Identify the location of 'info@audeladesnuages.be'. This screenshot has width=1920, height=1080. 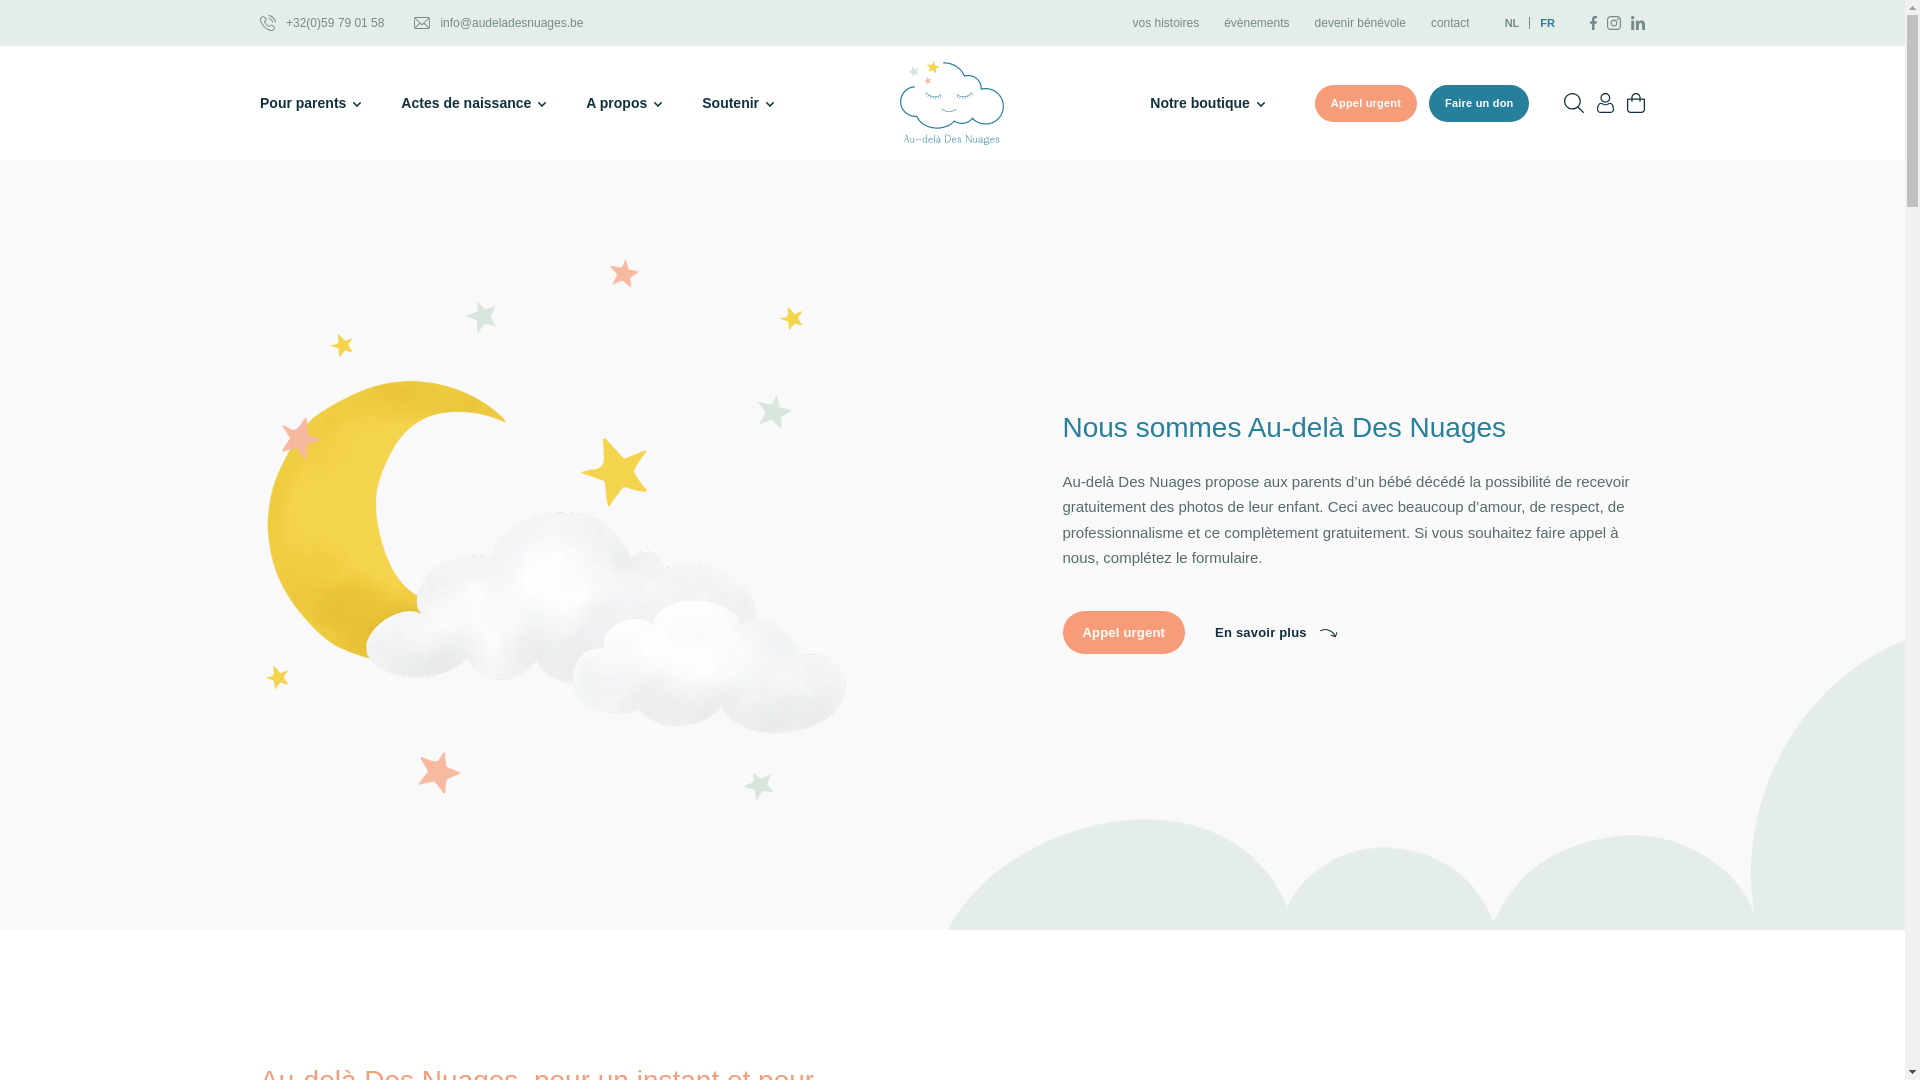
(498, 23).